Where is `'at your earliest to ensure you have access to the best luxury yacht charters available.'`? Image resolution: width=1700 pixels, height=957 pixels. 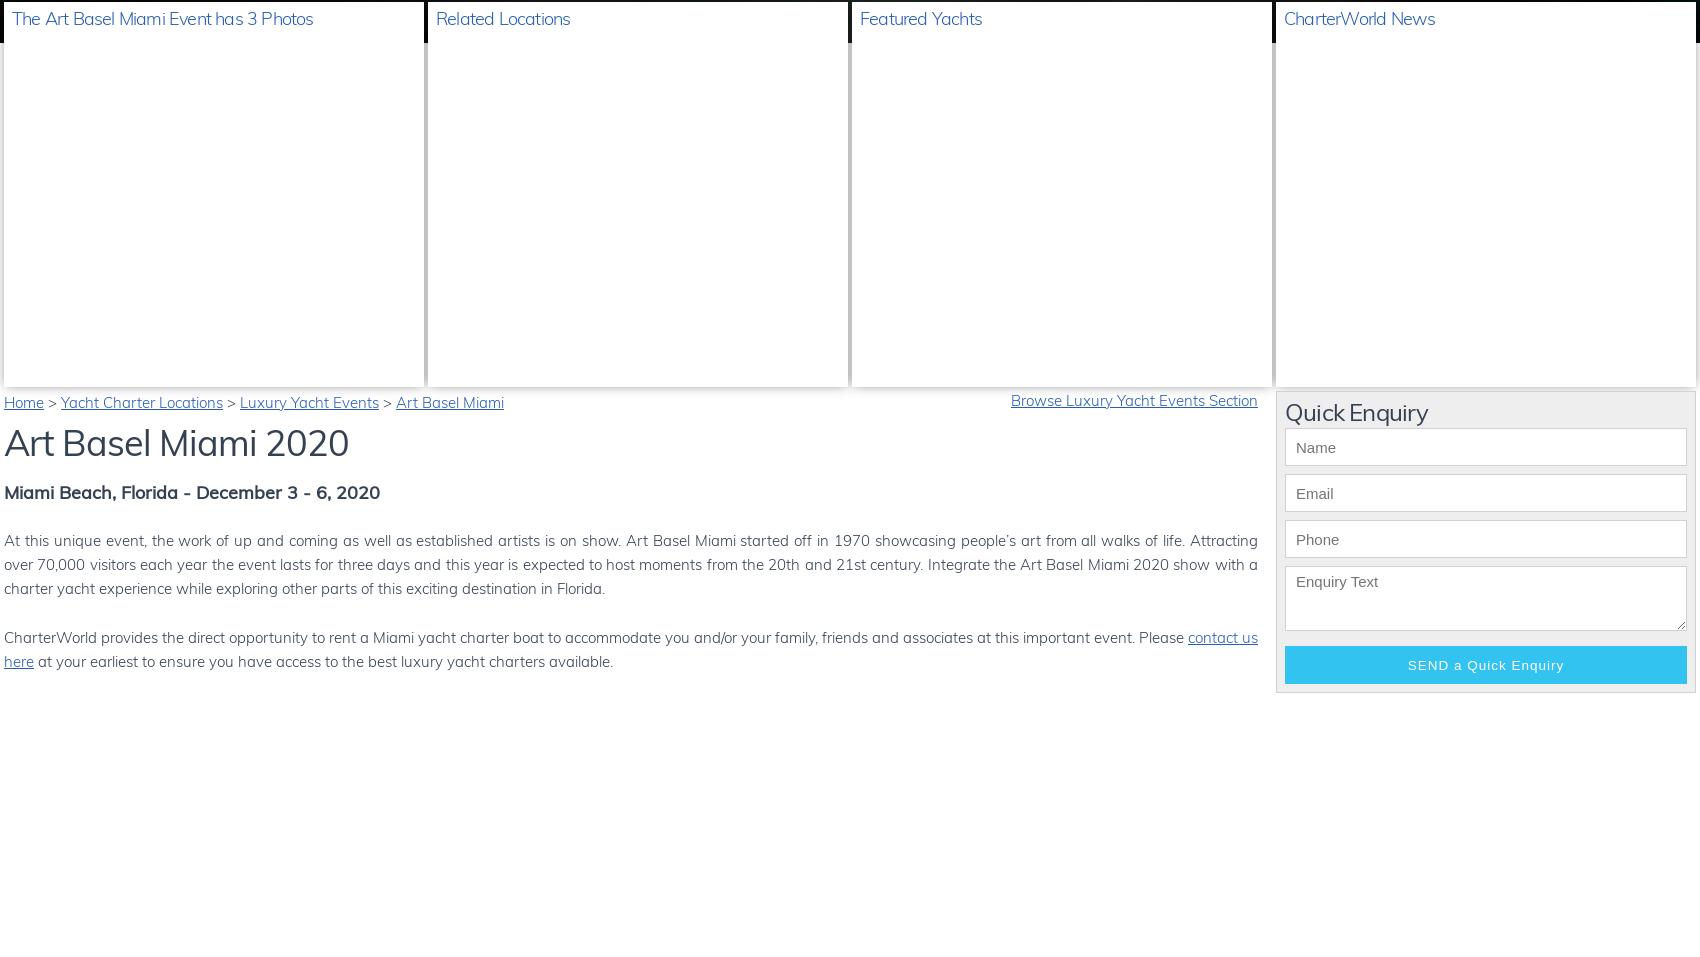 'at your earliest to ensure you have access to the best luxury yacht charters available.' is located at coordinates (34, 660).